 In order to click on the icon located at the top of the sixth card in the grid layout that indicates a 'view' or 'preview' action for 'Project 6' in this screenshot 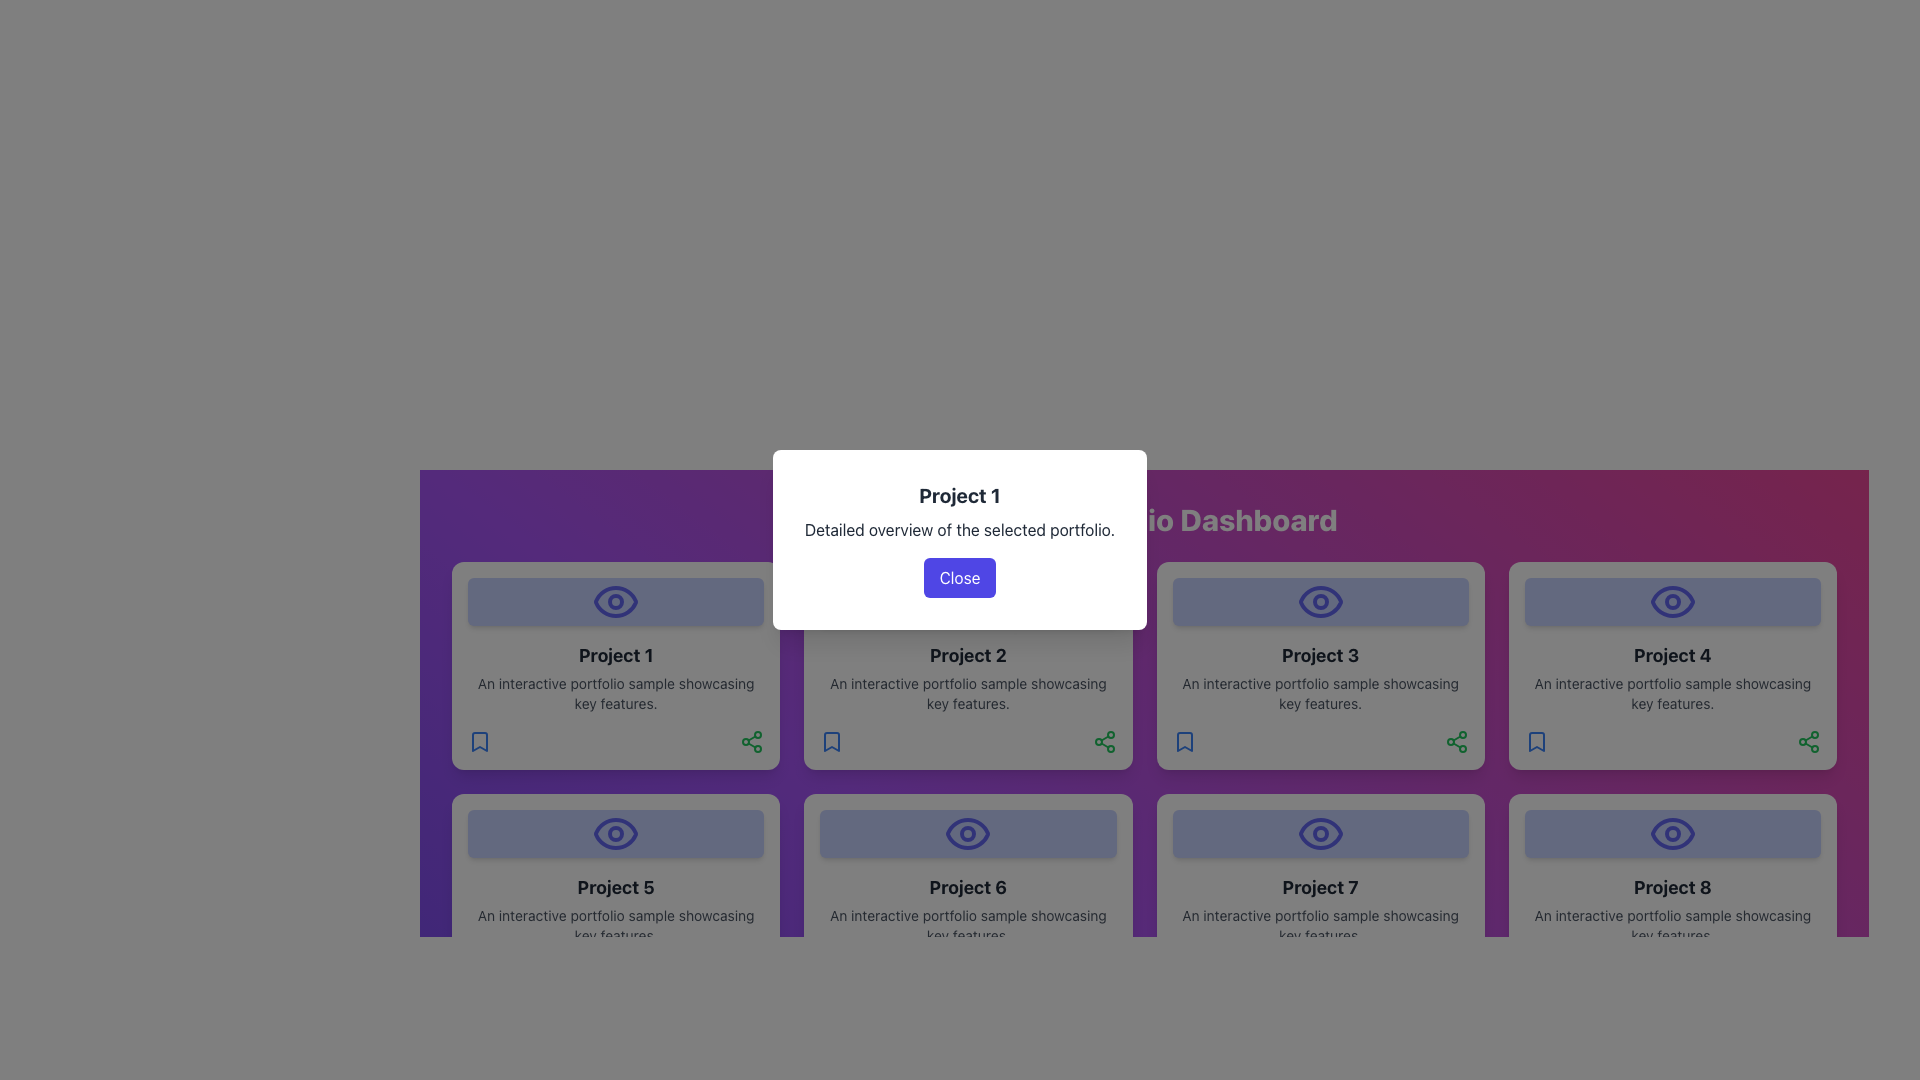, I will do `click(968, 833)`.